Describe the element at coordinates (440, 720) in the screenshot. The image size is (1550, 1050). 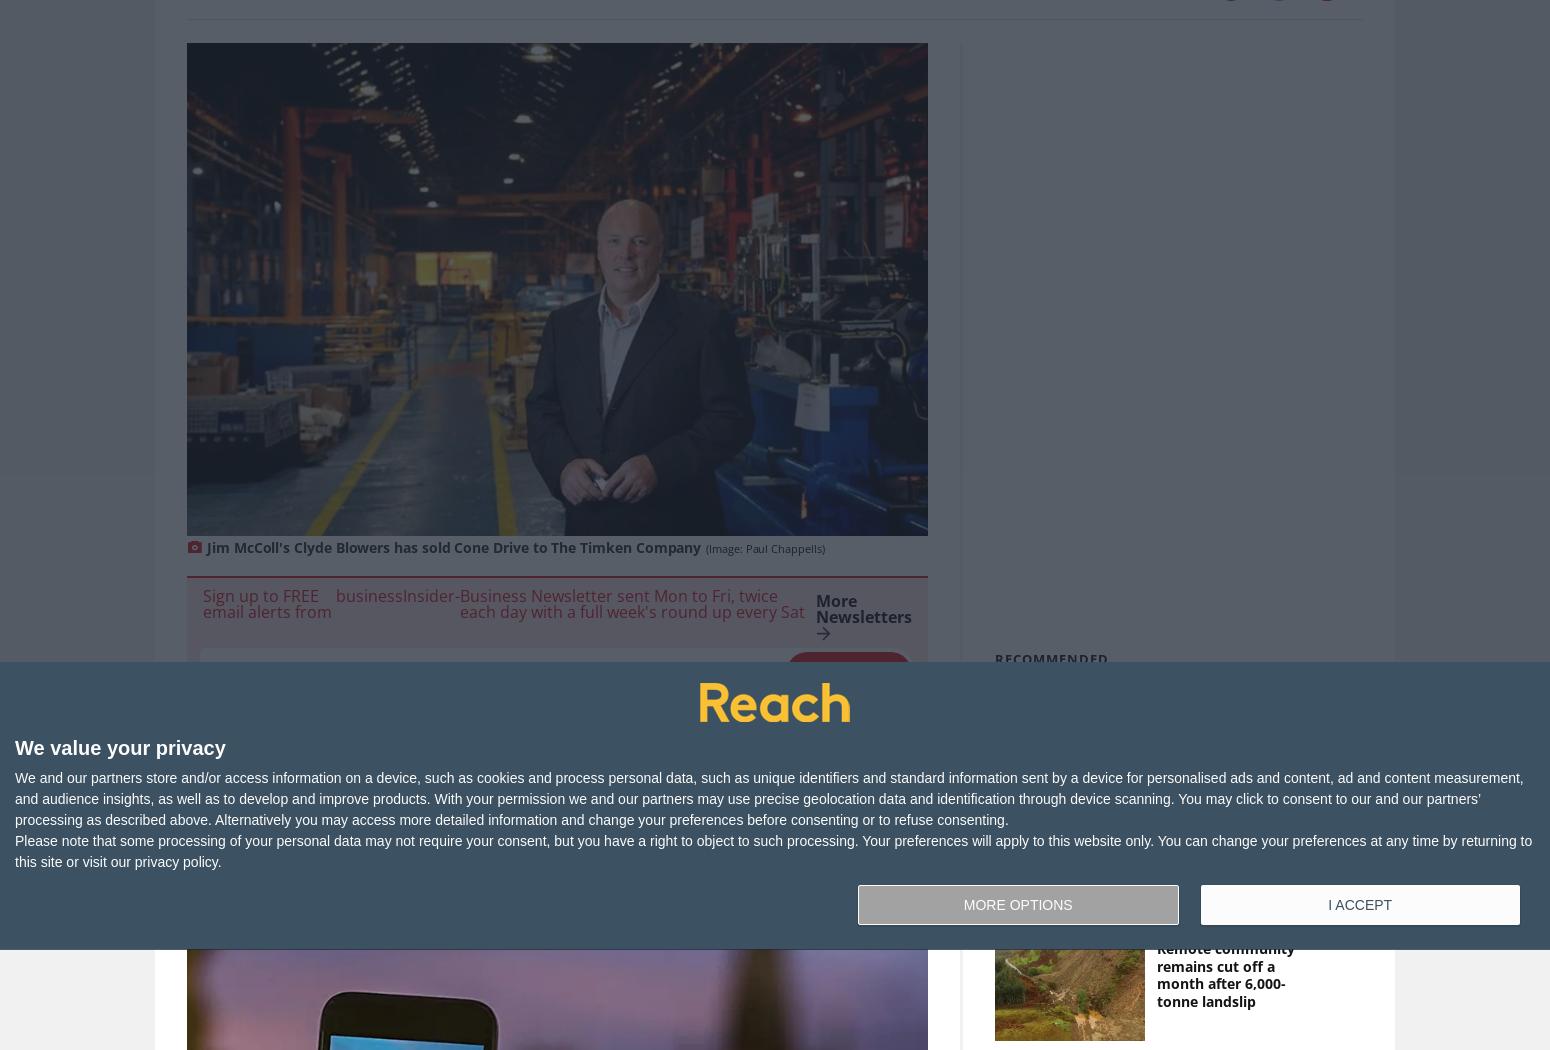
I see `'More info'` at that location.